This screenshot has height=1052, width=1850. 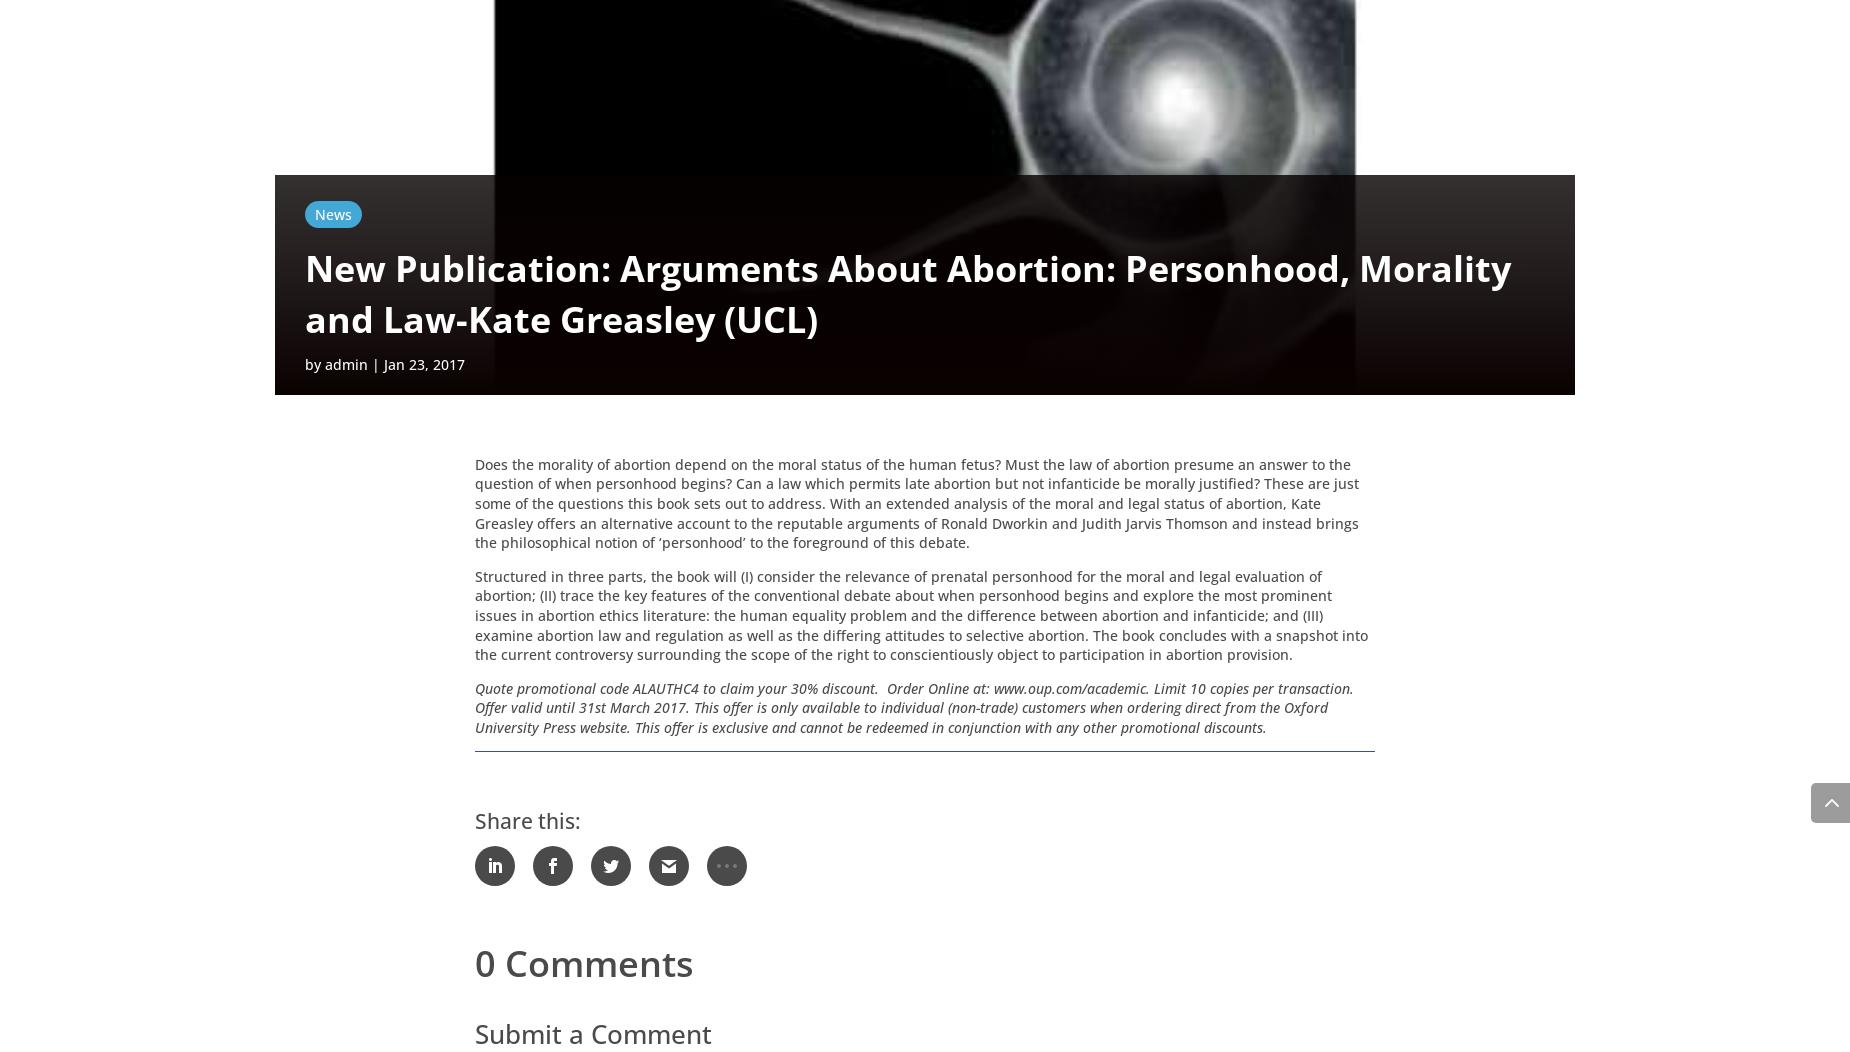 I want to click on 'Share this:', so click(x=475, y=824).